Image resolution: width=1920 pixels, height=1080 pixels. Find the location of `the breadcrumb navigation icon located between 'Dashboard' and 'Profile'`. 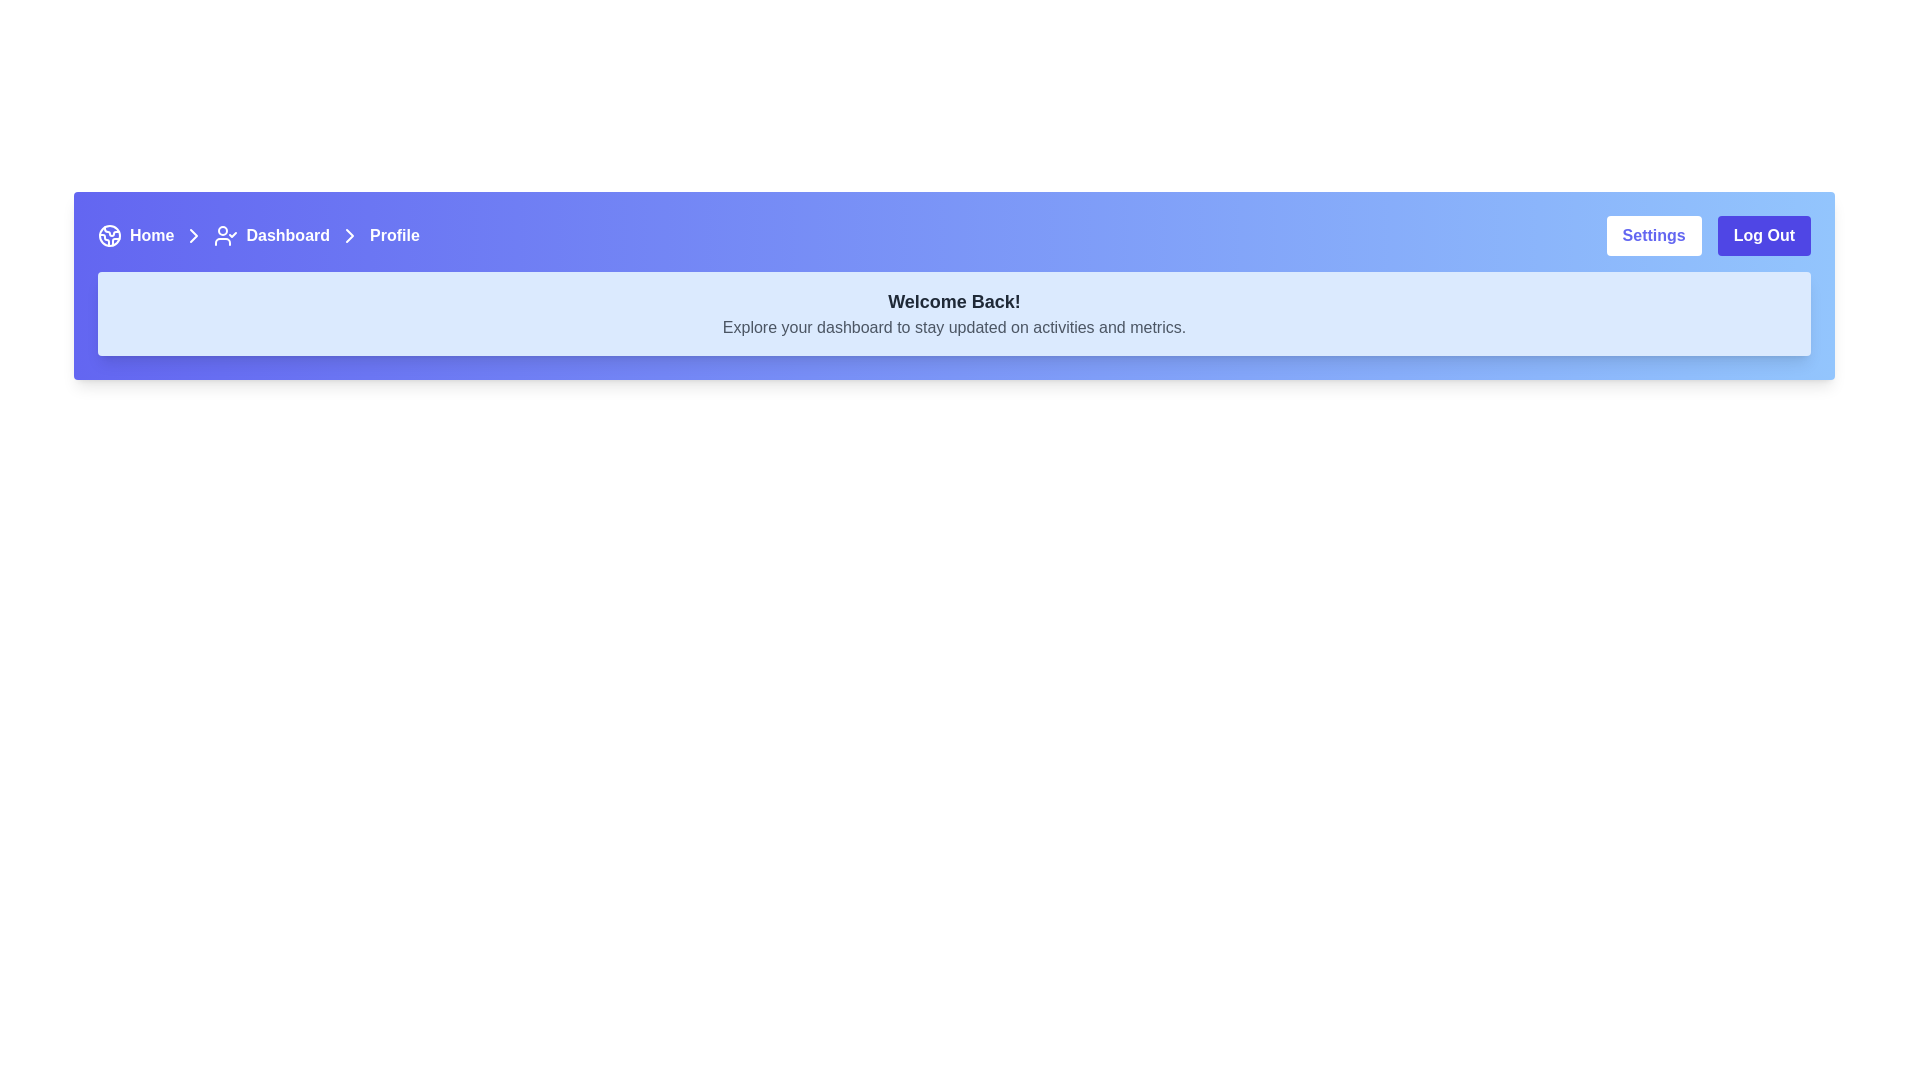

the breadcrumb navigation icon located between 'Dashboard' and 'Profile' is located at coordinates (350, 234).